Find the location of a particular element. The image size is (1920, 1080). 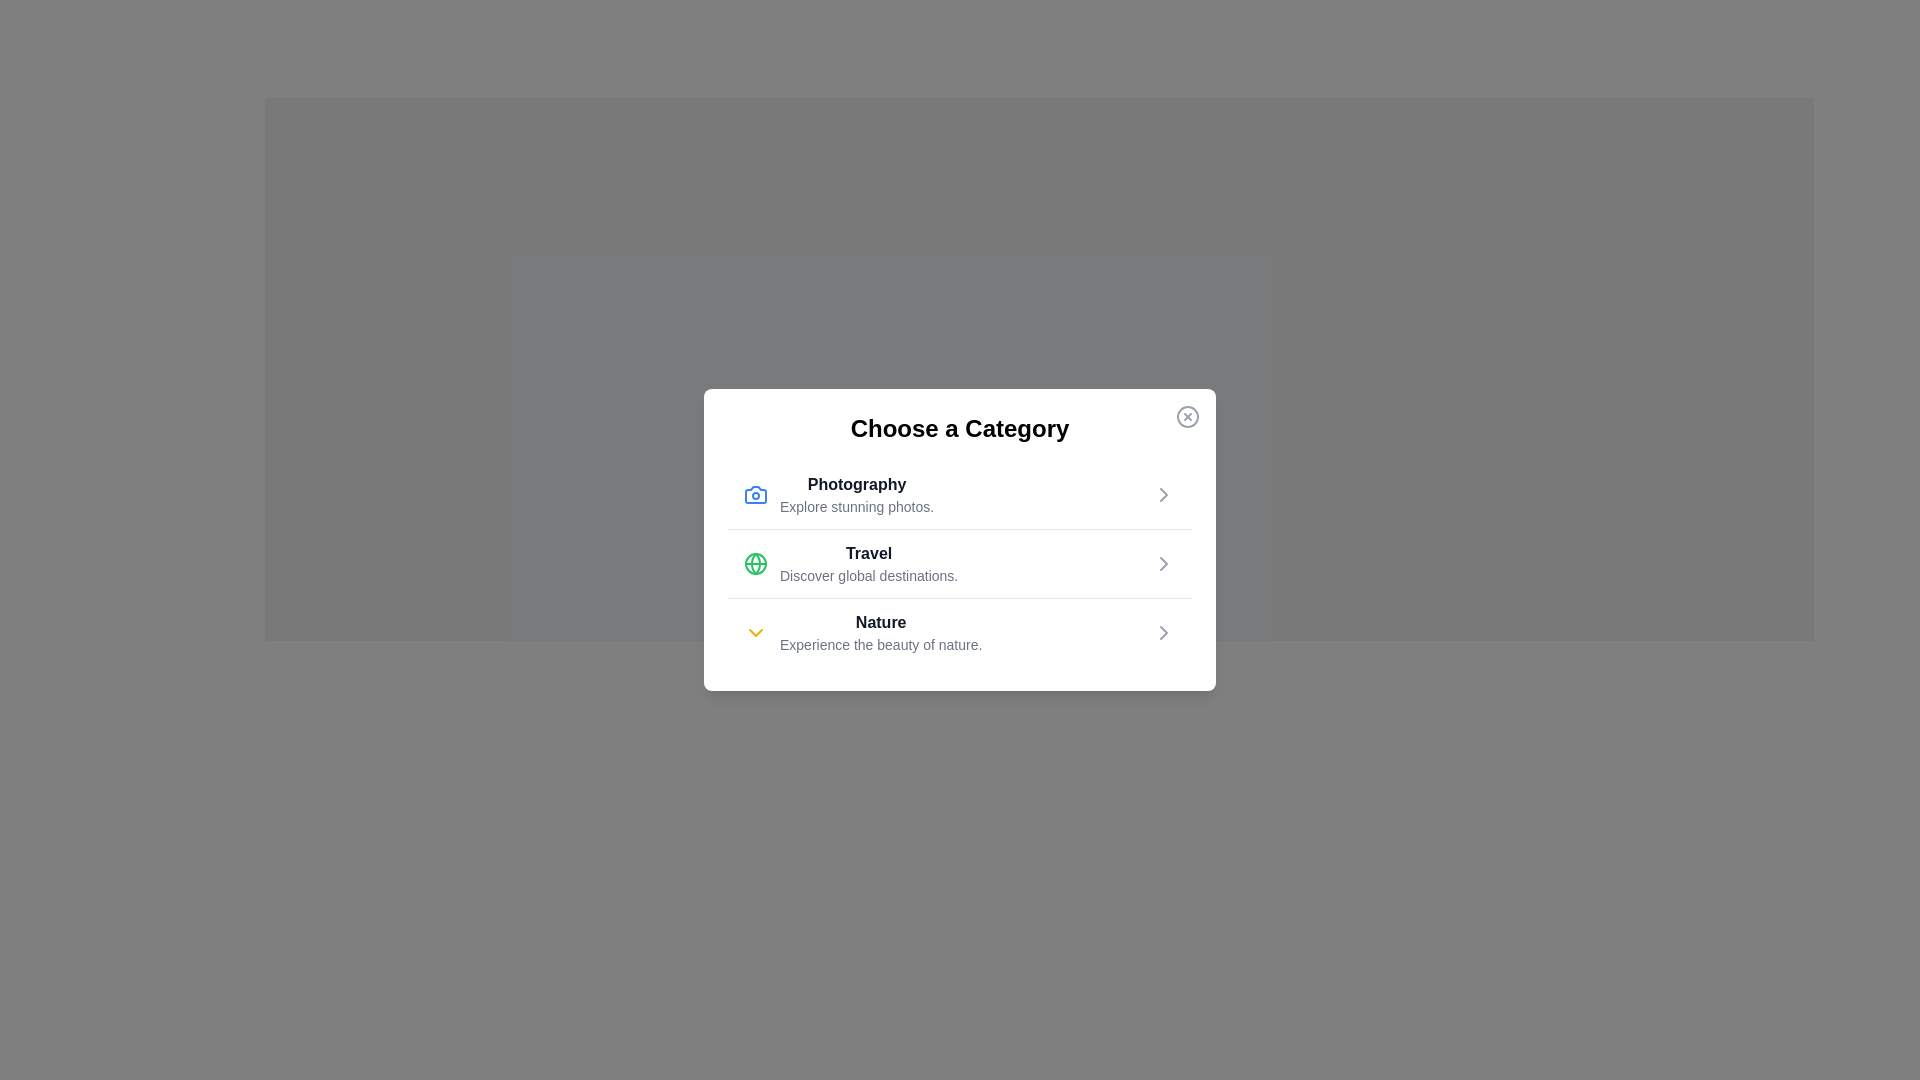

the 'Travel' category option in the middle of the vertical list within the modal dialog box is located at coordinates (851, 563).